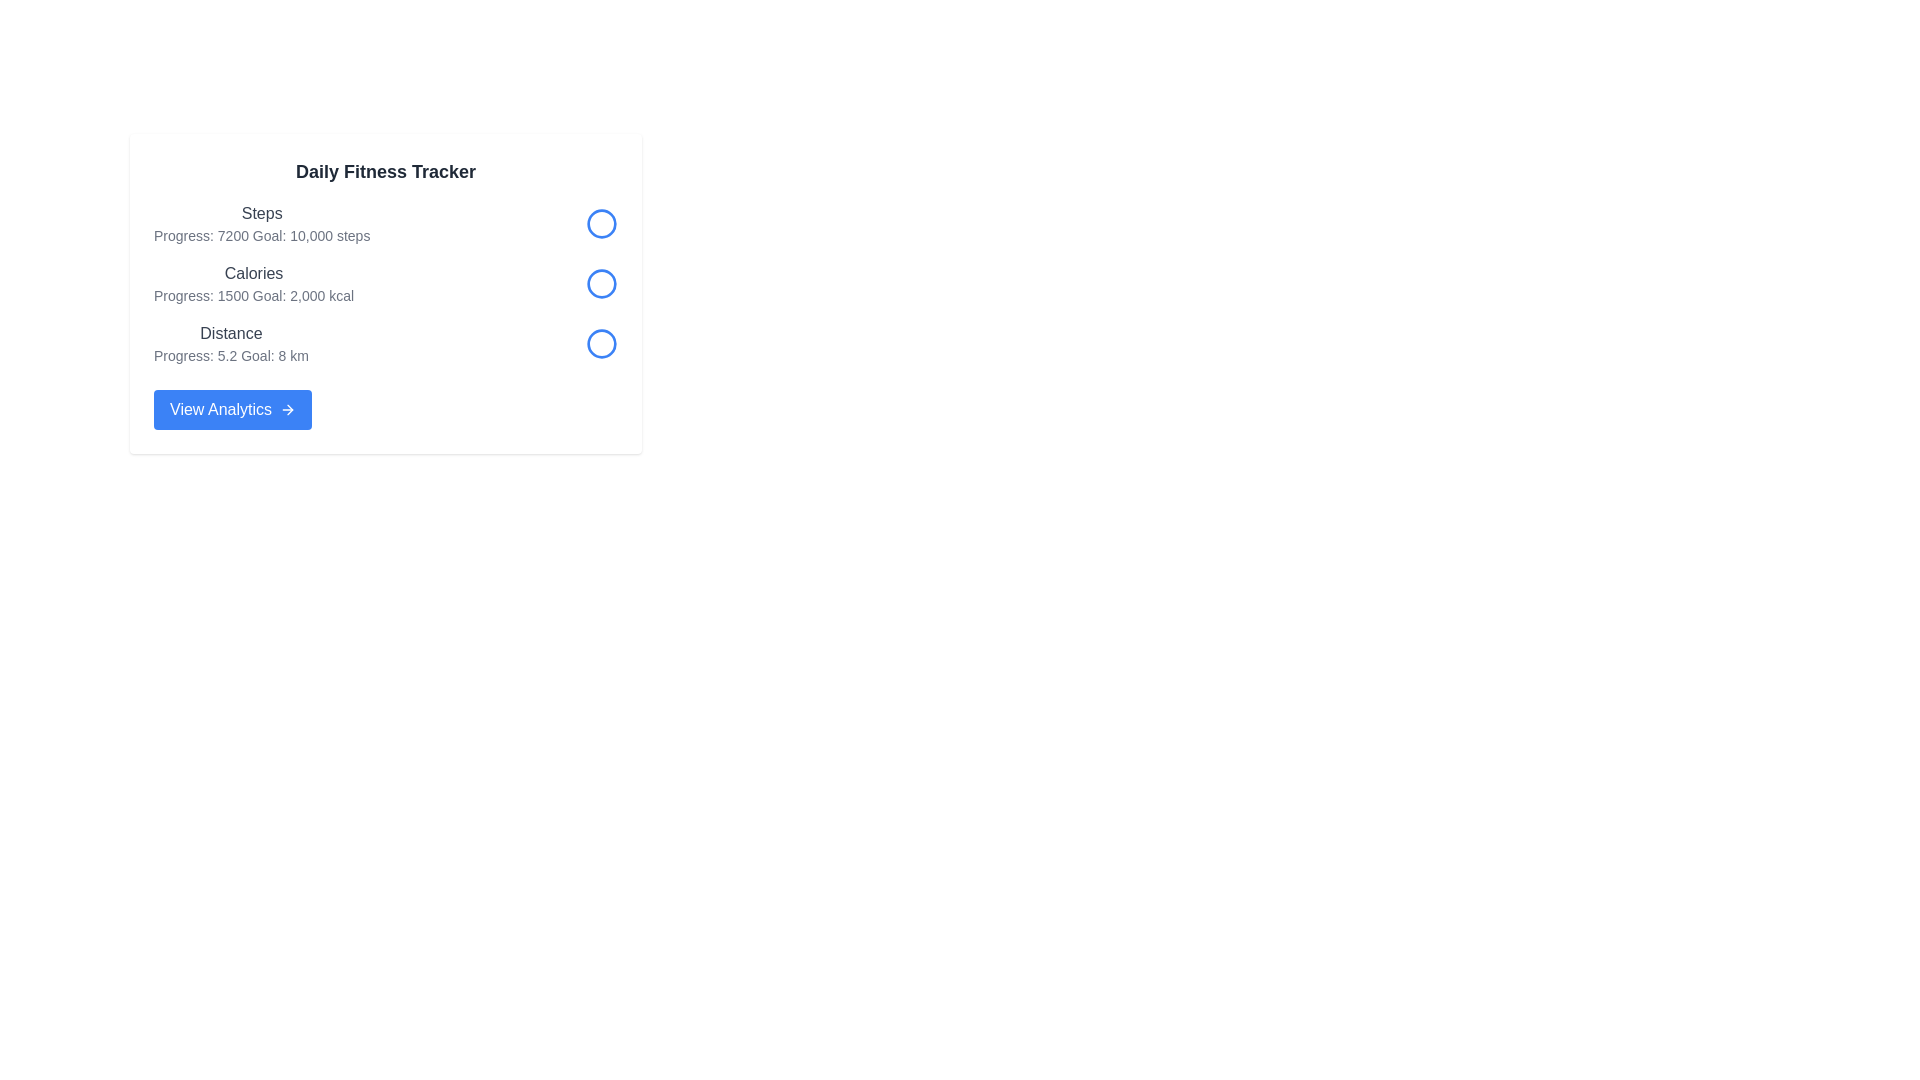 This screenshot has width=1920, height=1080. Describe the element at coordinates (600, 223) in the screenshot. I see `the radio button for the 'Steps' tracking option in the Daily Fitness Tracker card` at that location.